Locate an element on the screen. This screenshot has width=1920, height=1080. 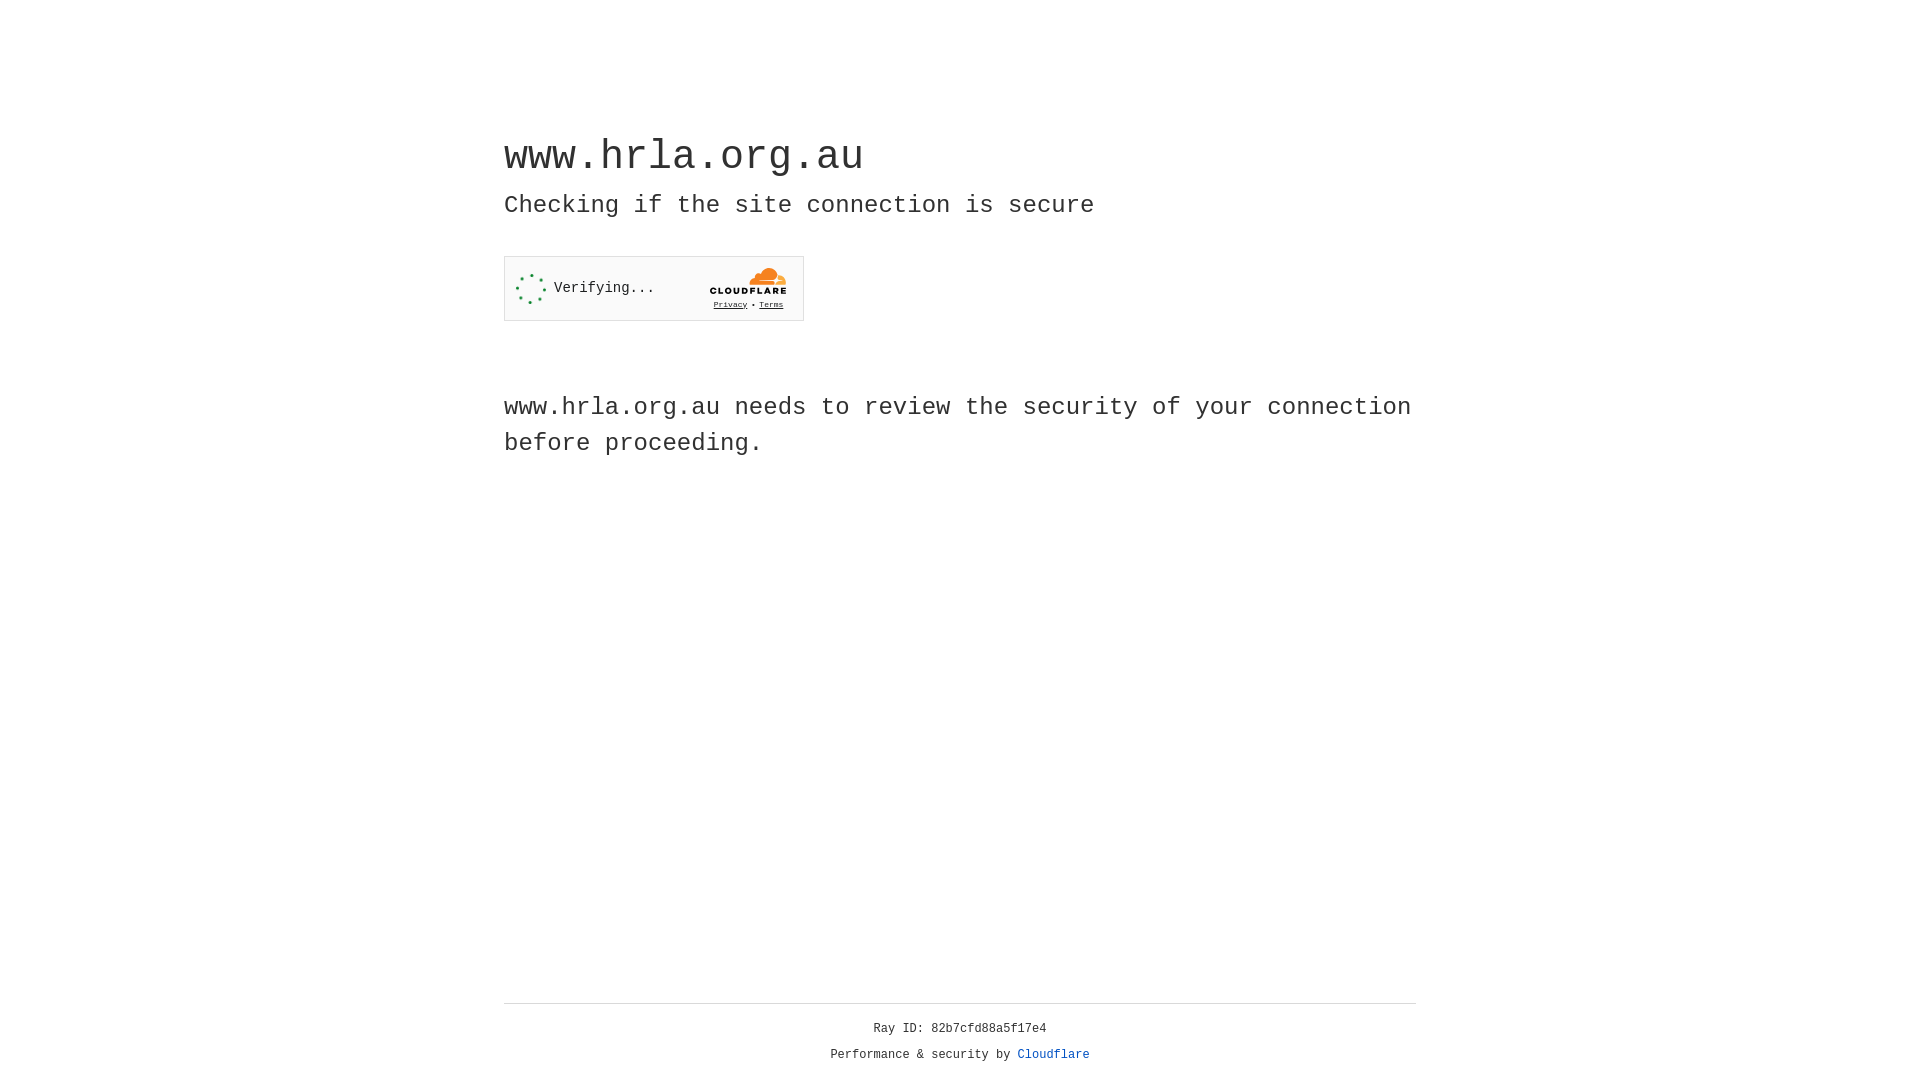
'Widget containing a Cloudflare security challenge' is located at coordinates (653, 288).